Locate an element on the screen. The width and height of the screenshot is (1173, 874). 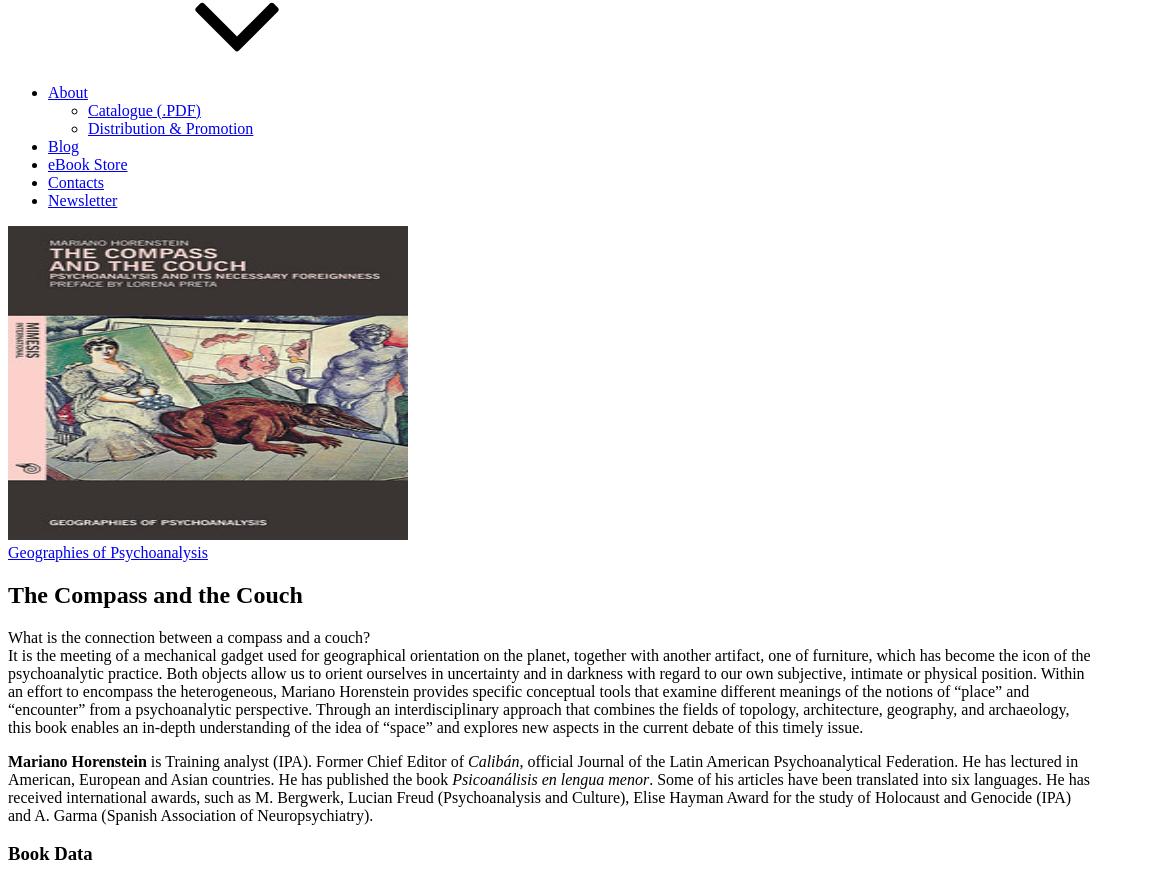
'Mariano Horenstein' is located at coordinates (76, 759).